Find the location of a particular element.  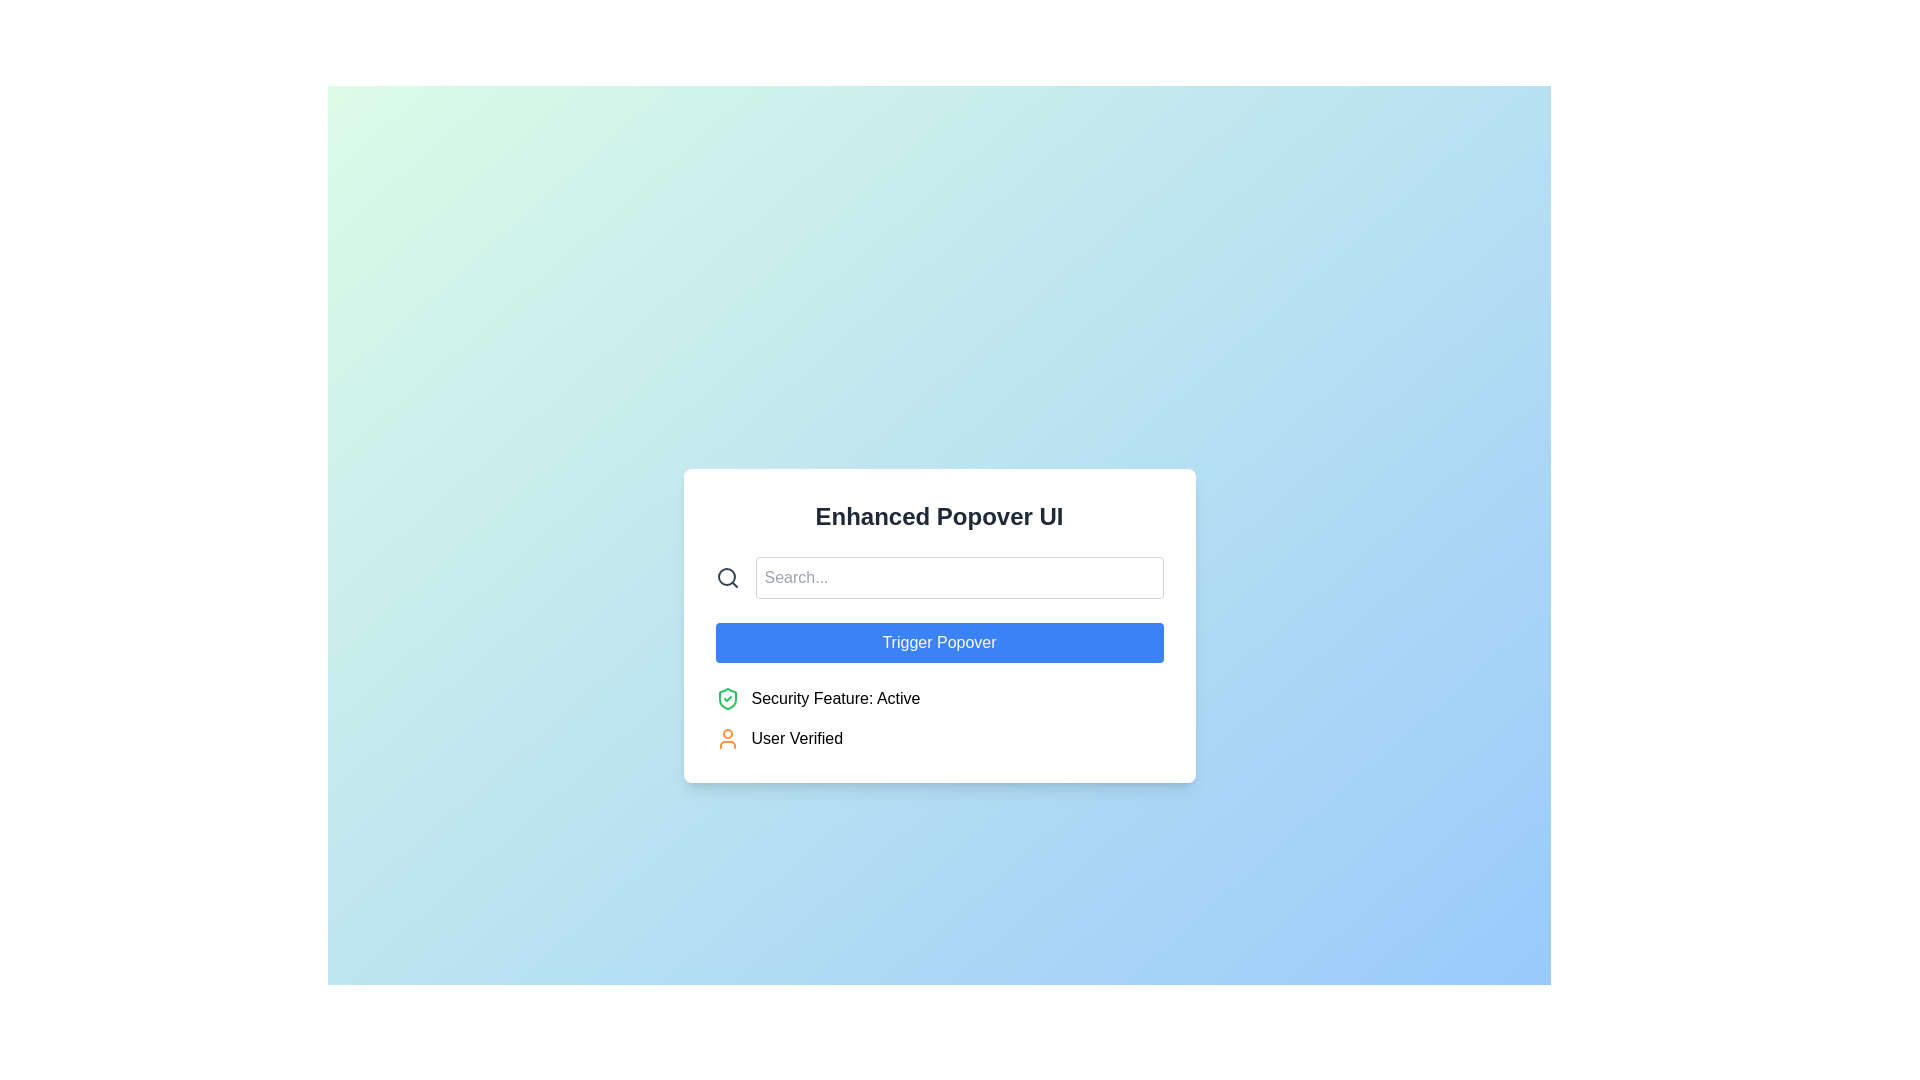

the circular lens part of the magnifying glass icon located at the top-left corner of the search area is located at coordinates (725, 577).